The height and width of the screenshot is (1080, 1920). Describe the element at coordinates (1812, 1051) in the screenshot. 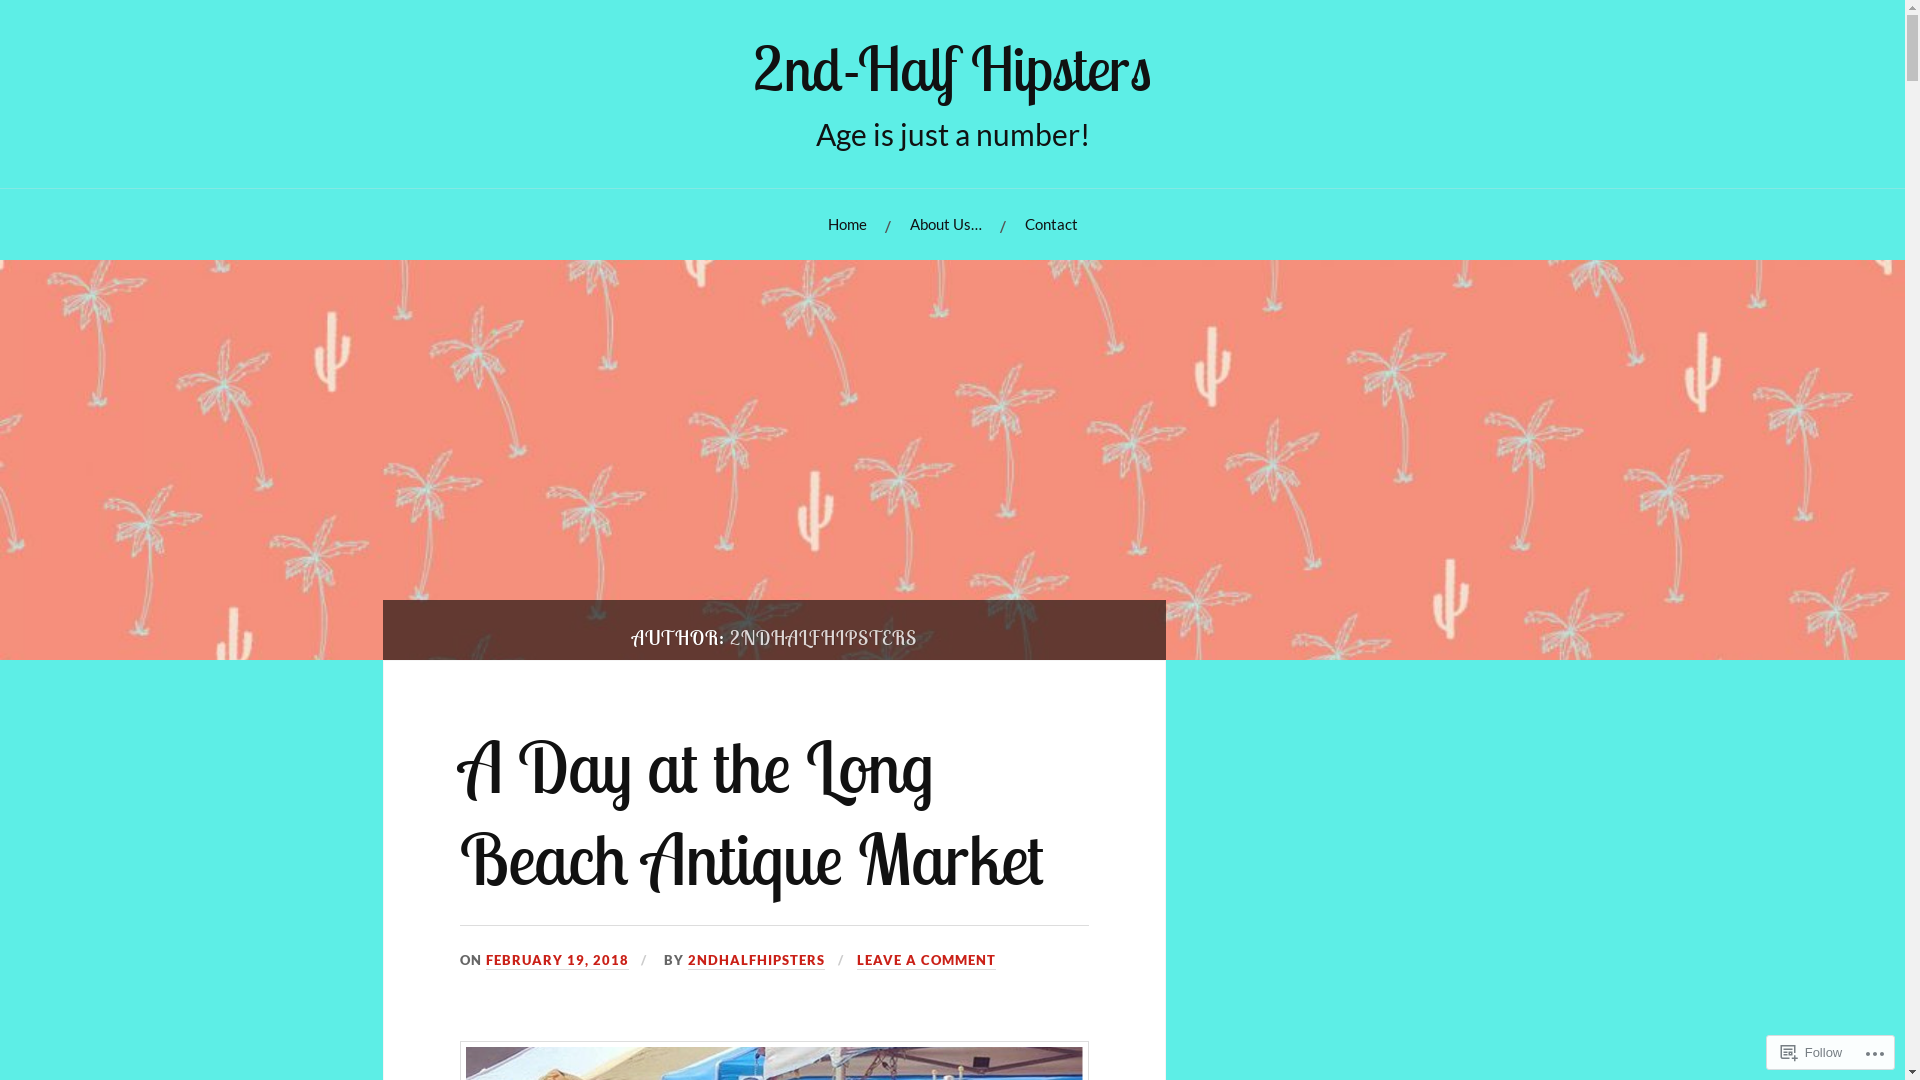

I see `'Follow'` at that location.